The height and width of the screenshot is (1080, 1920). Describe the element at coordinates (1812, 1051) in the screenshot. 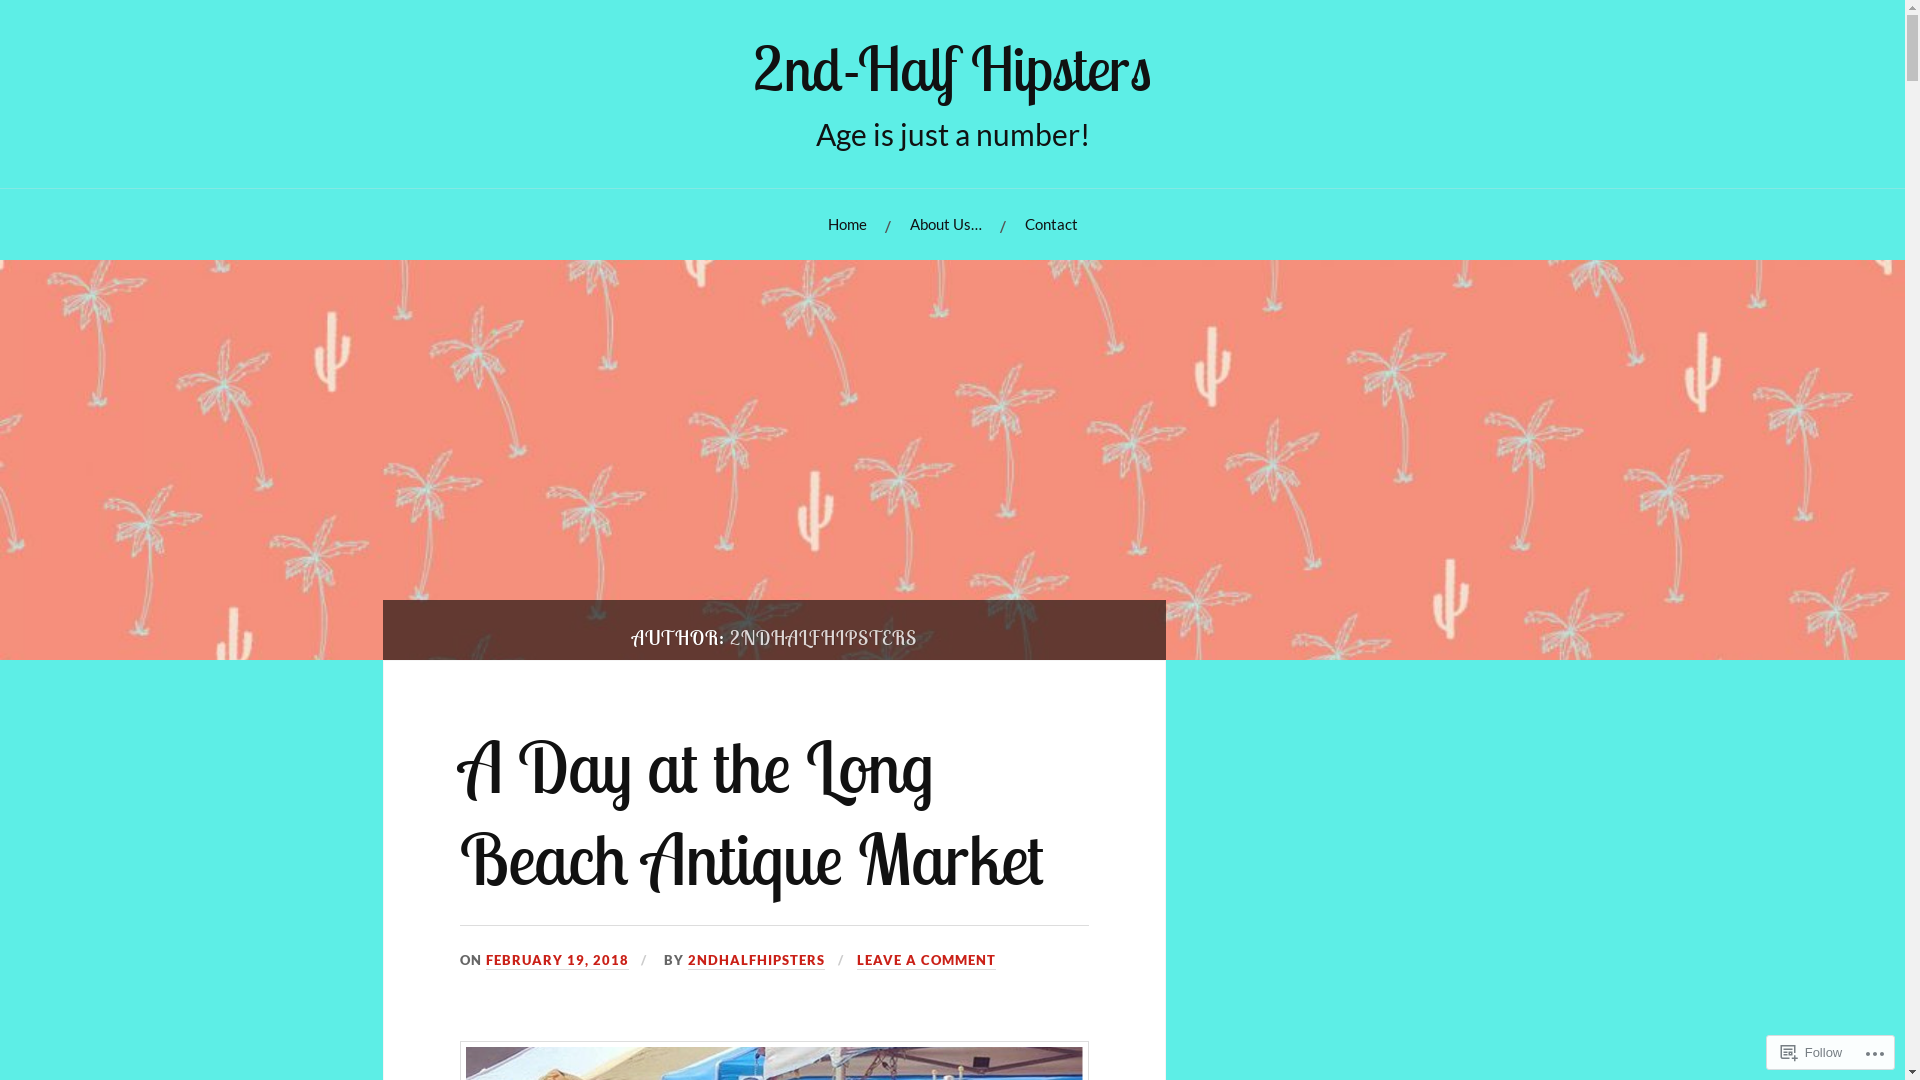

I see `'Follow'` at that location.